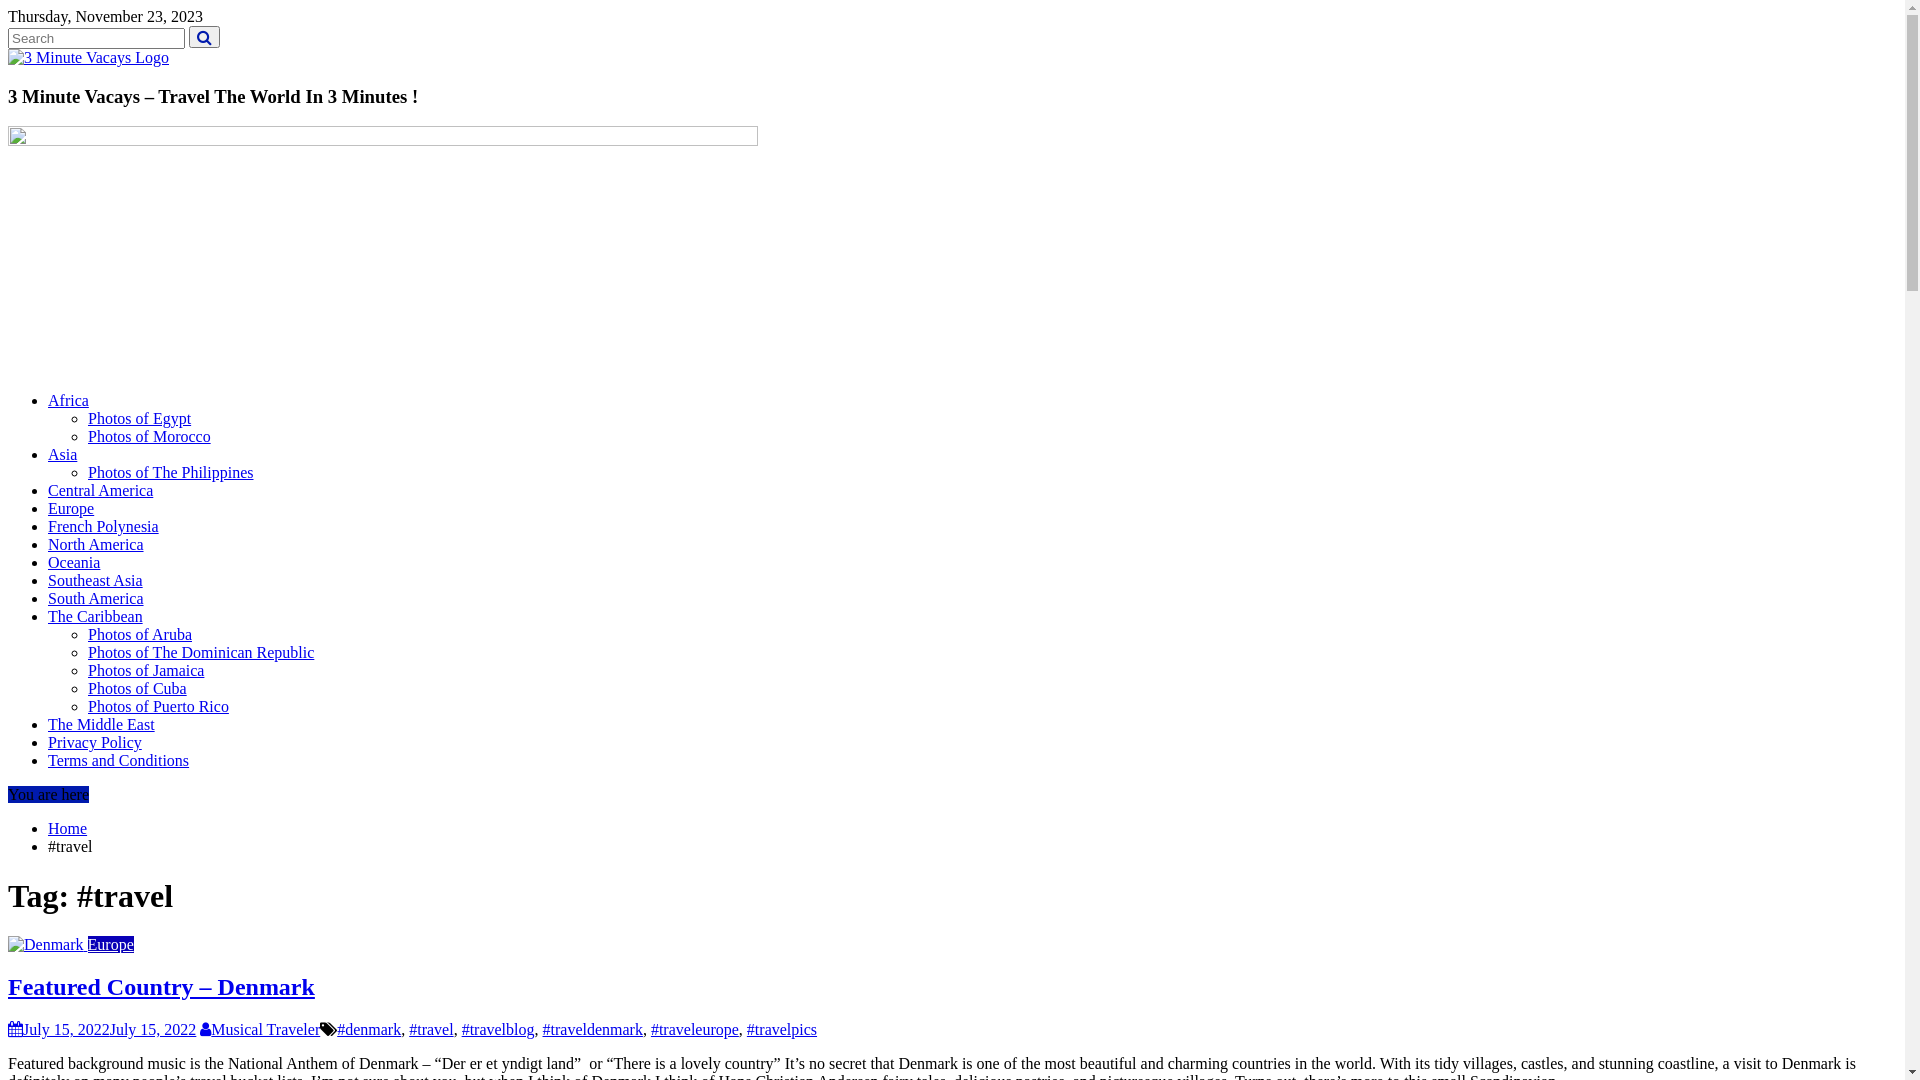 The width and height of the screenshot is (1920, 1080). I want to click on 'Photos of Aruba', so click(86, 634).